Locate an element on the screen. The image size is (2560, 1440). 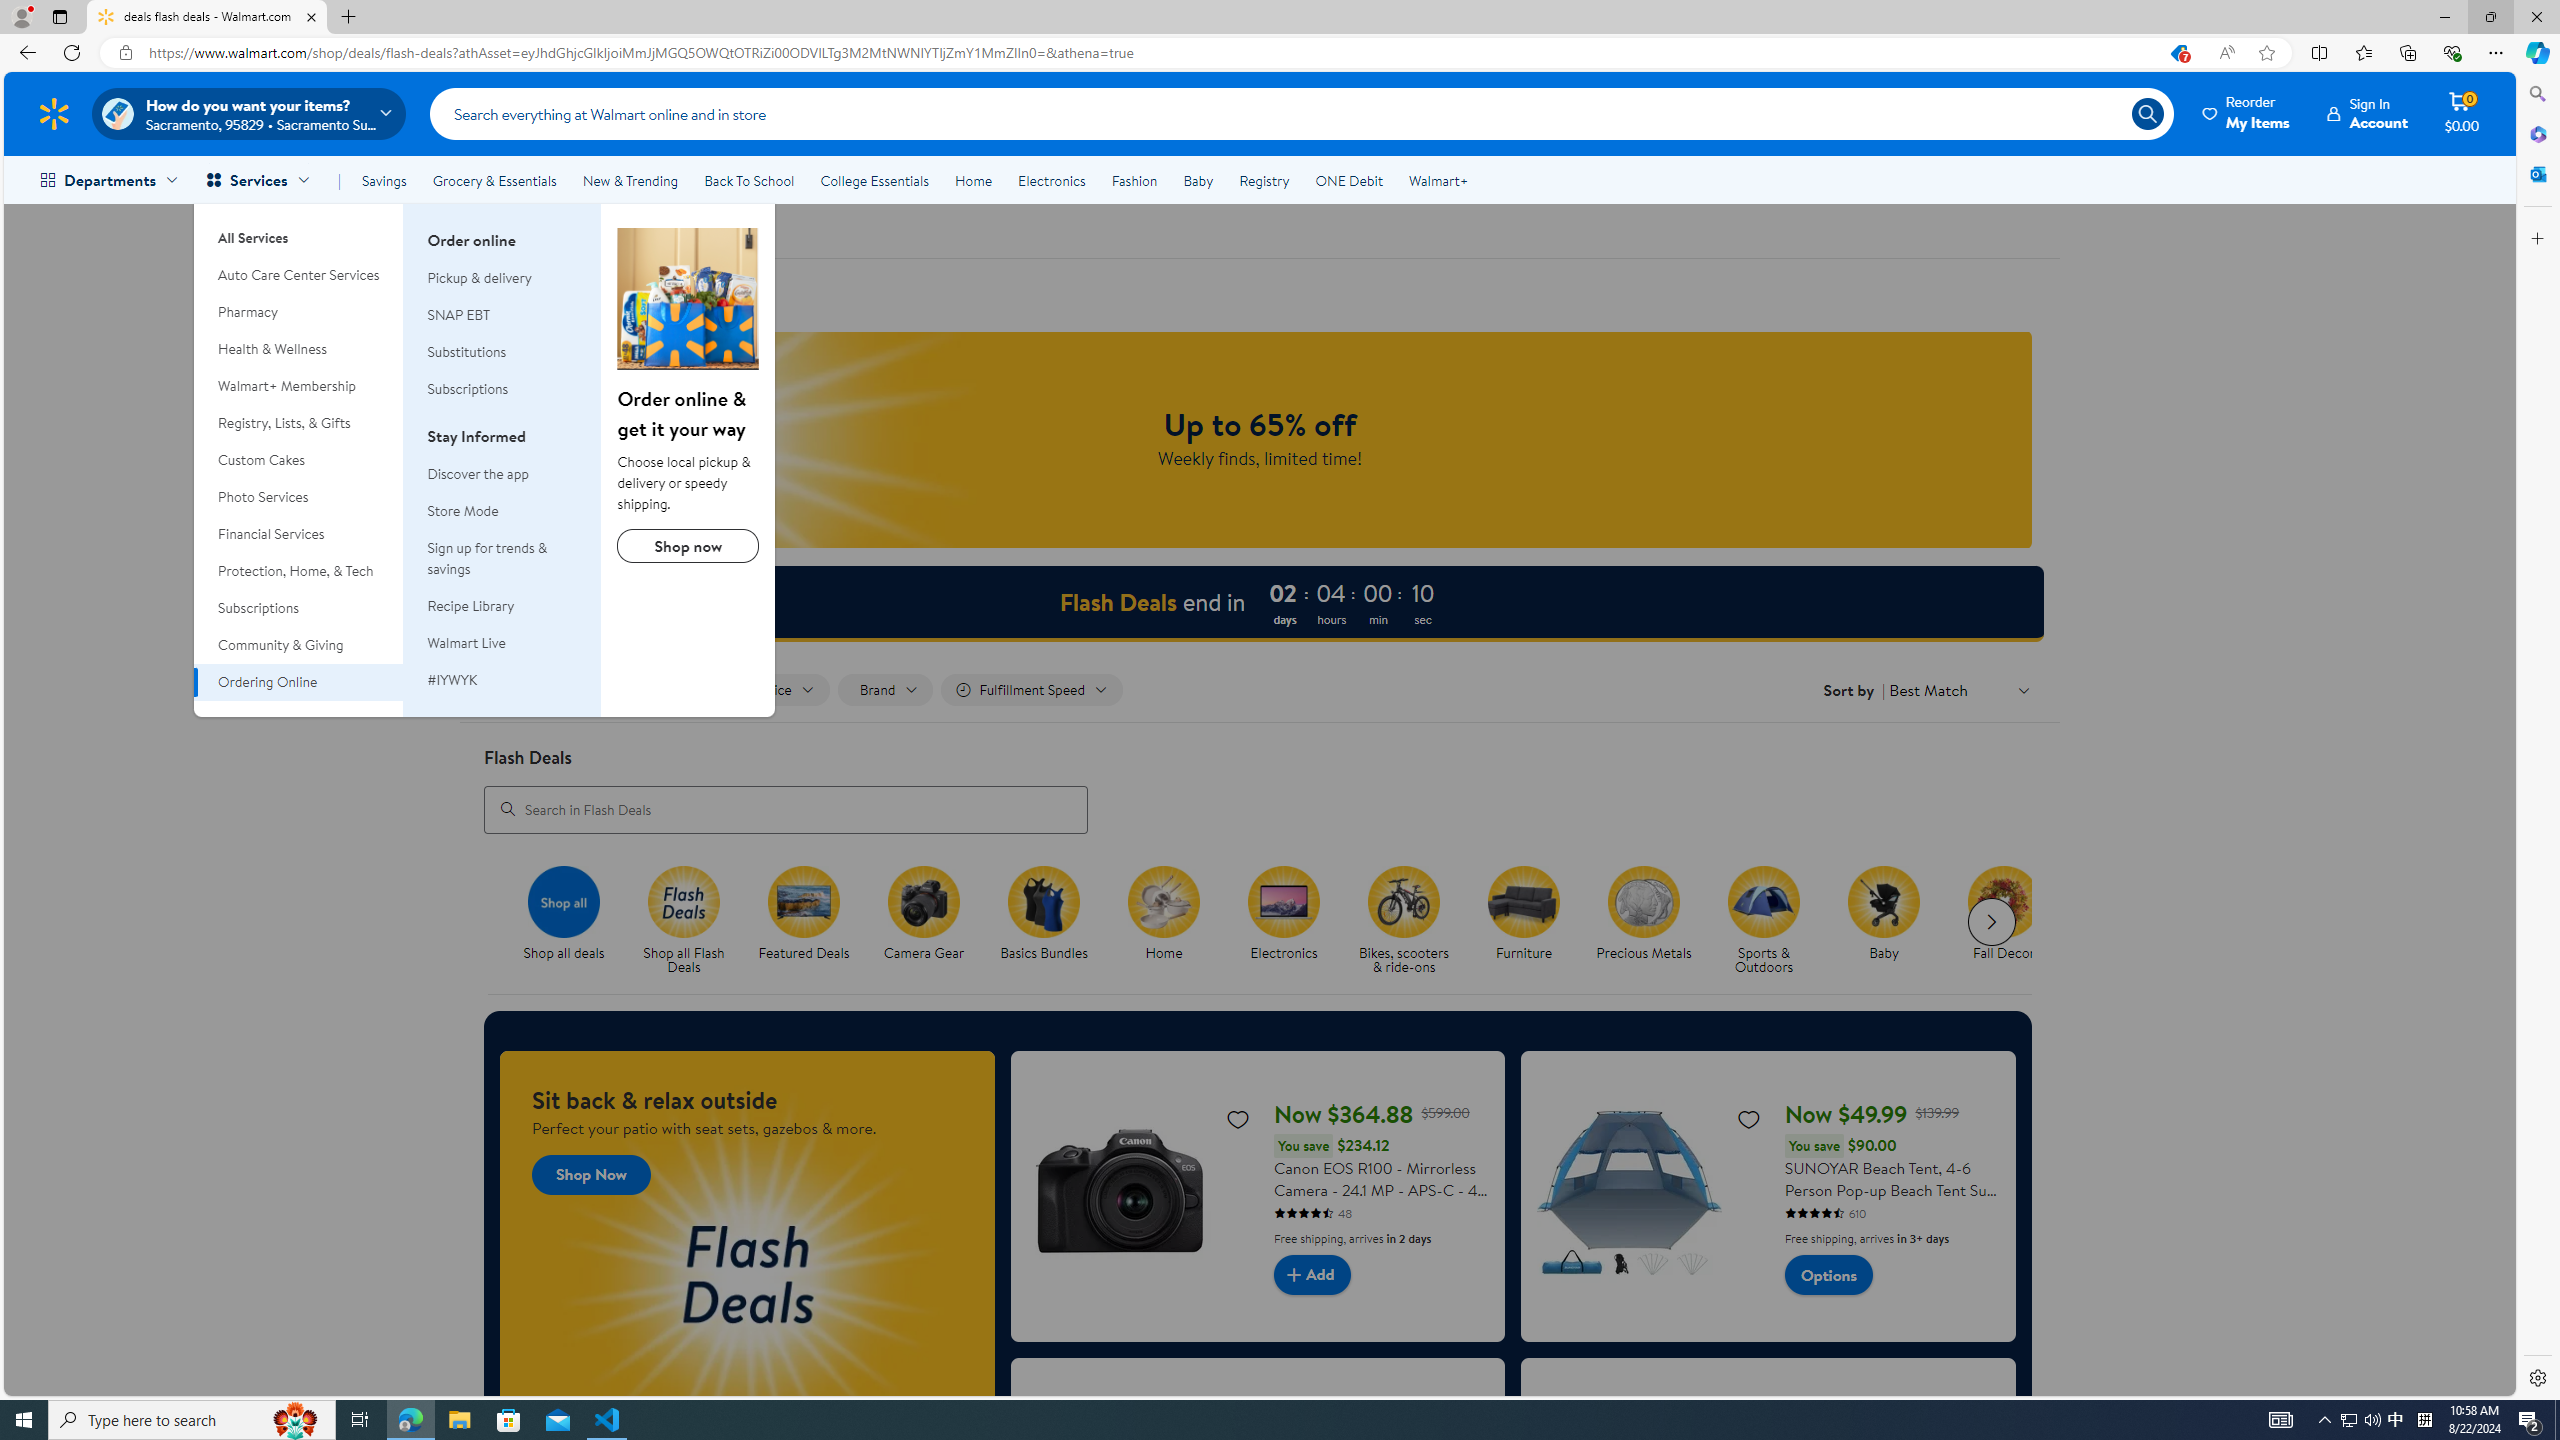
'Fall Decor' is located at coordinates (2009, 920).